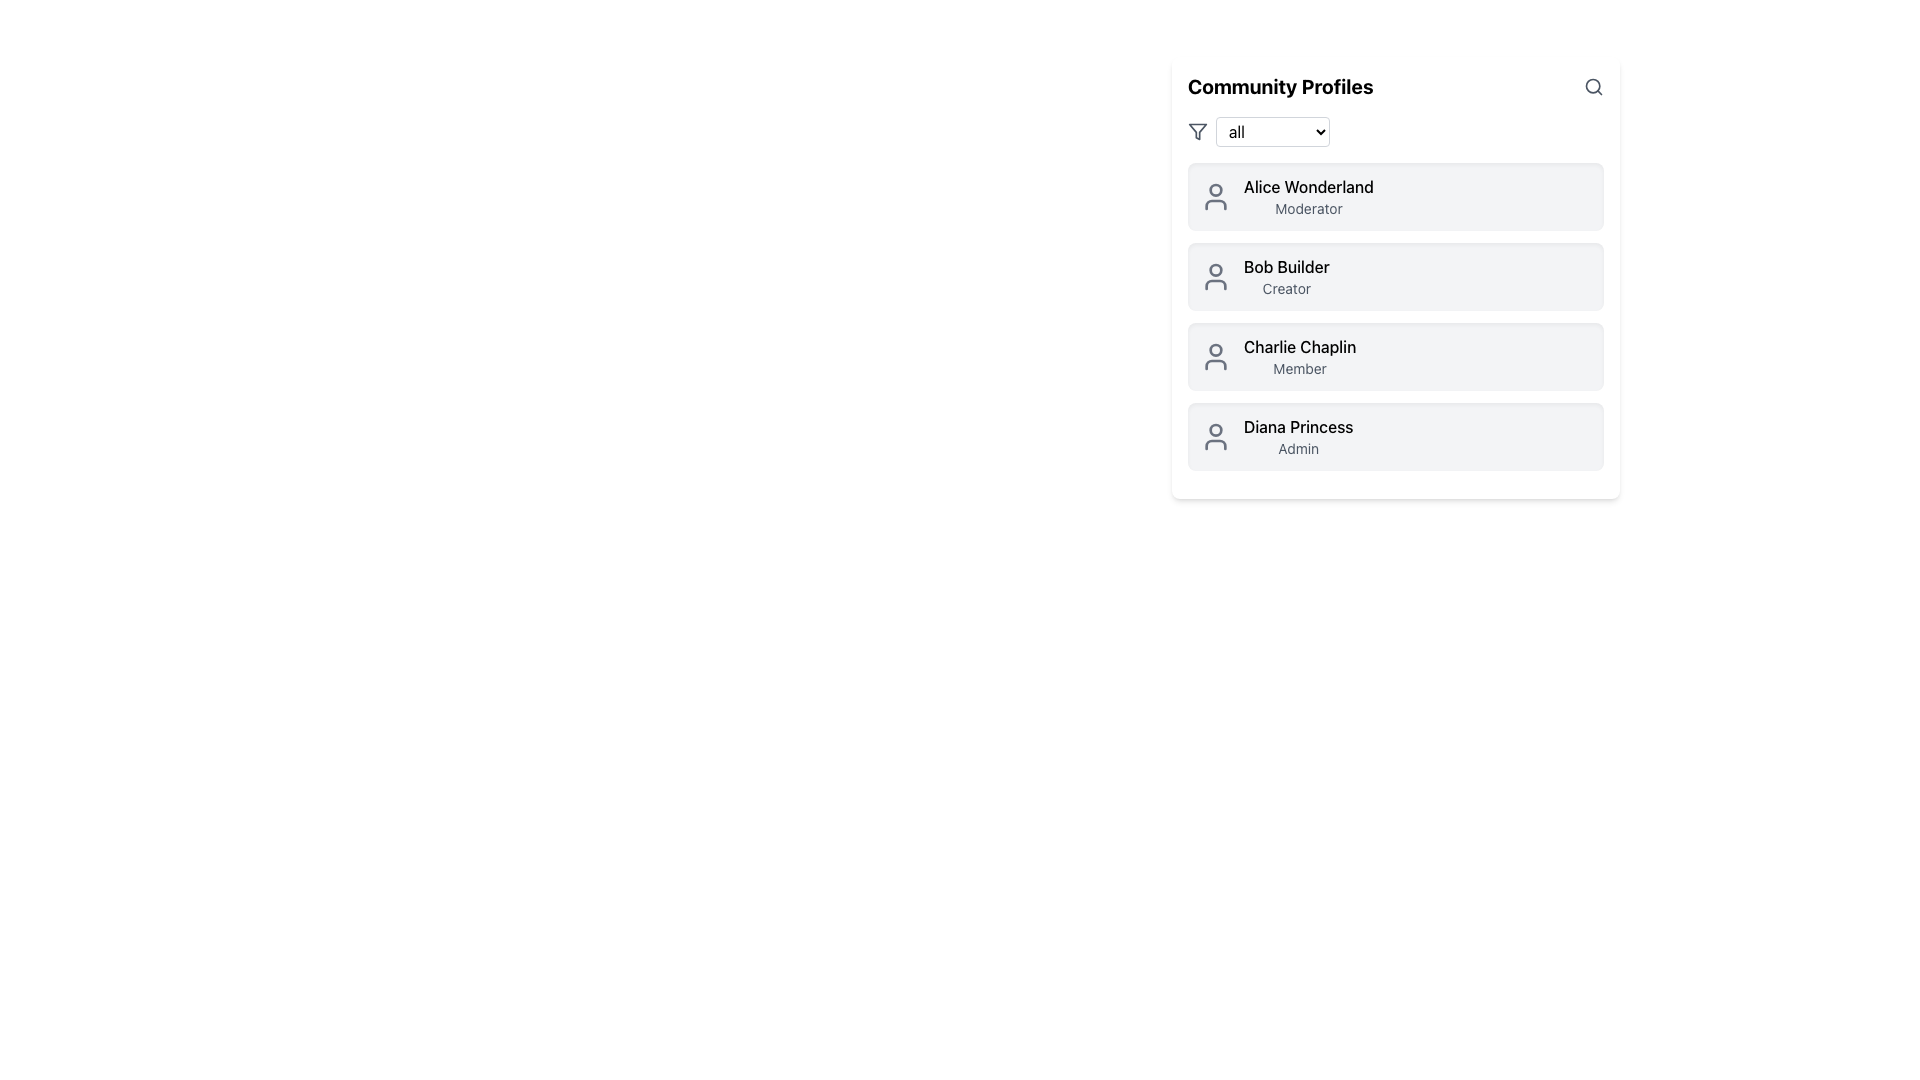 The image size is (1920, 1080). I want to click on the 'Admin' status indicator text label of user 'Diana Princess', located directly below their name in the user profile entry, so click(1298, 447).